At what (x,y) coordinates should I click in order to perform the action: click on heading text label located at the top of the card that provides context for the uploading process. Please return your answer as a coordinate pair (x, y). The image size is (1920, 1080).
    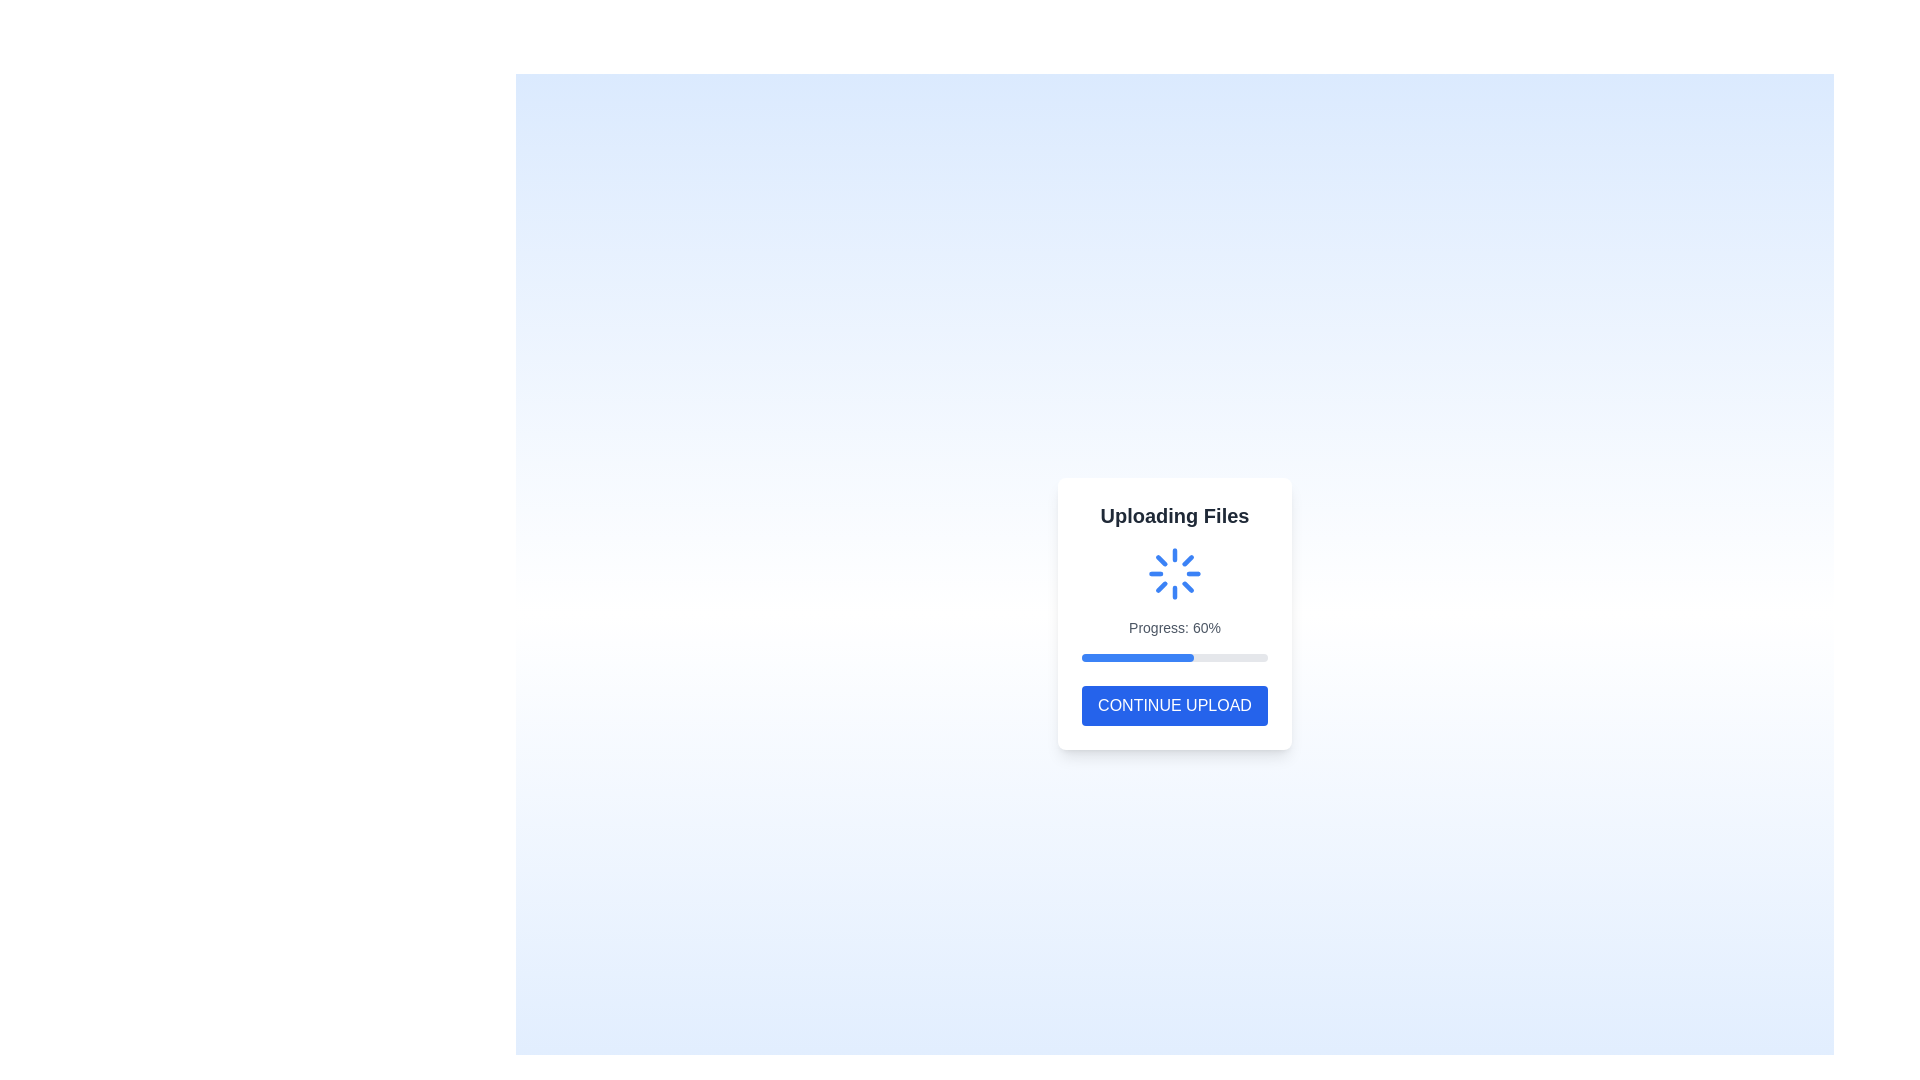
    Looking at the image, I should click on (1175, 515).